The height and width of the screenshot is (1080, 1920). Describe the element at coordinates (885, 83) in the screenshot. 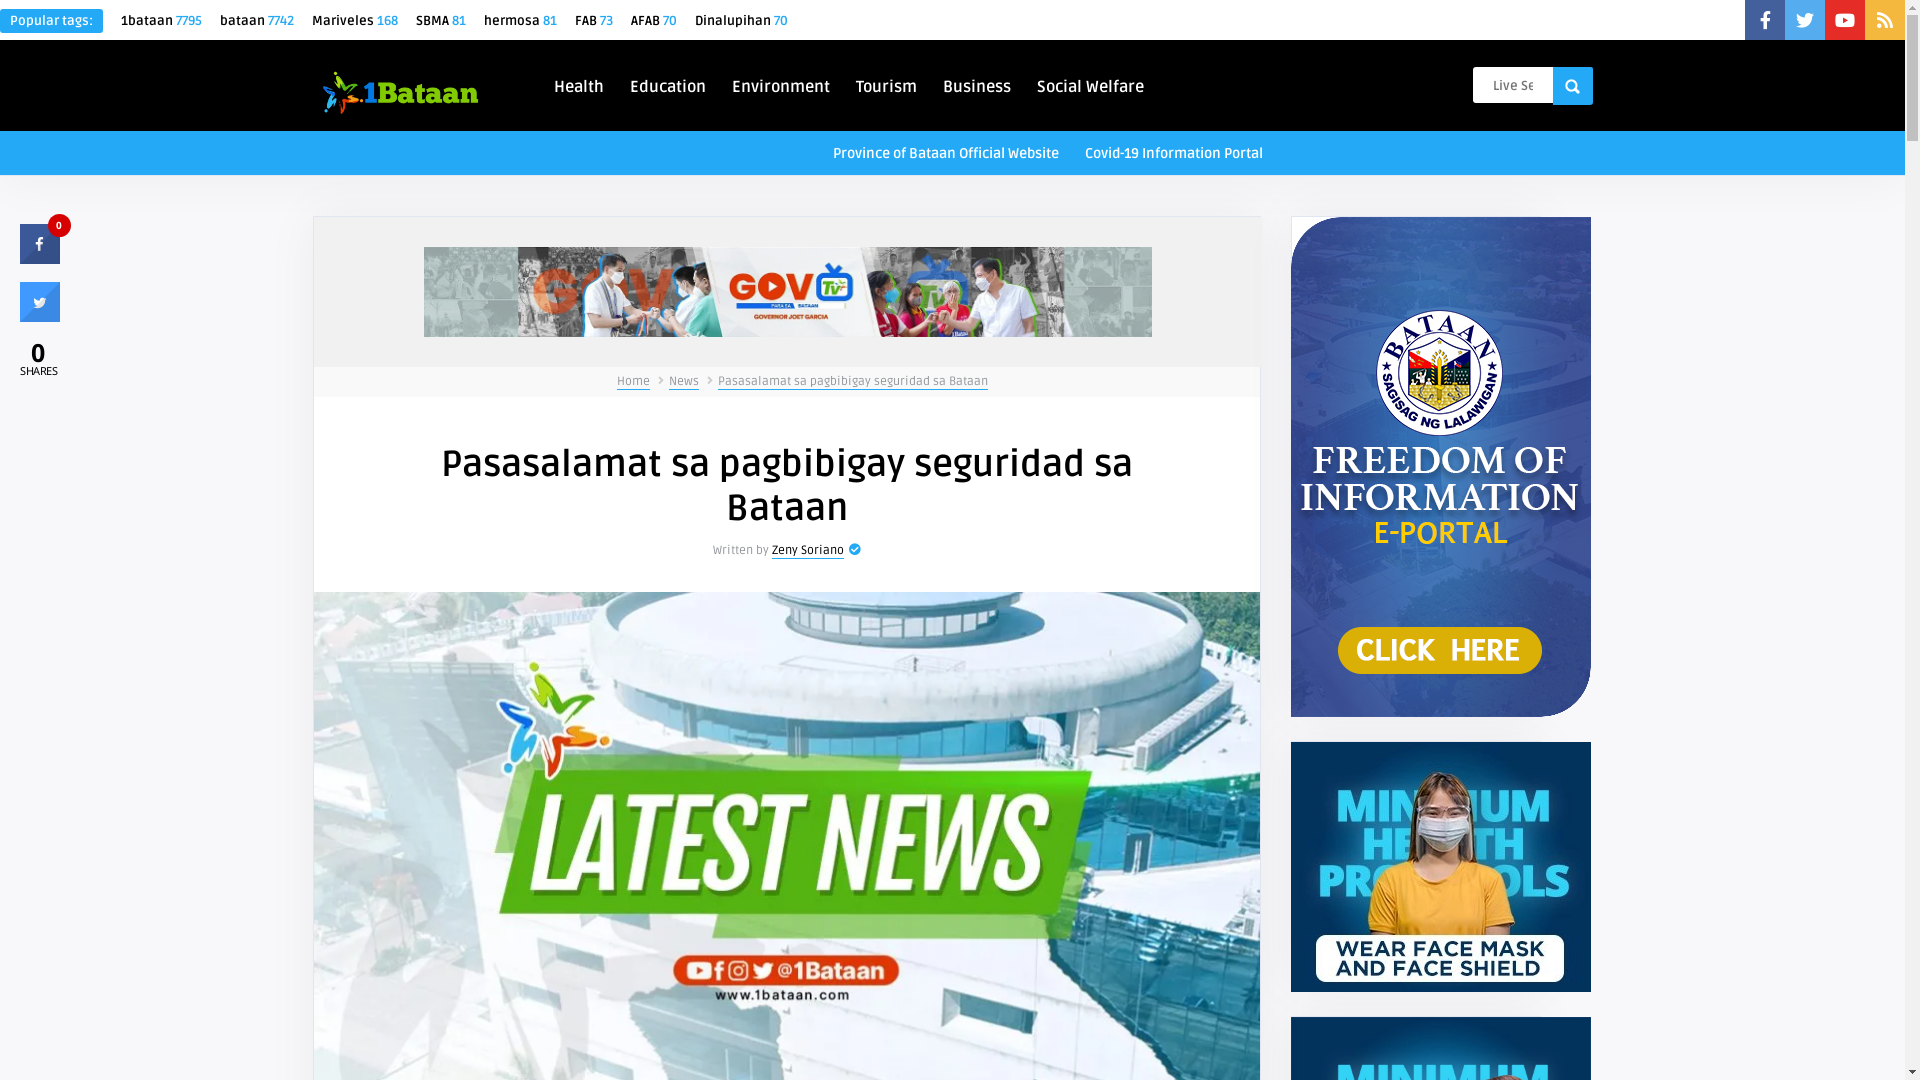

I see `'Tourism'` at that location.